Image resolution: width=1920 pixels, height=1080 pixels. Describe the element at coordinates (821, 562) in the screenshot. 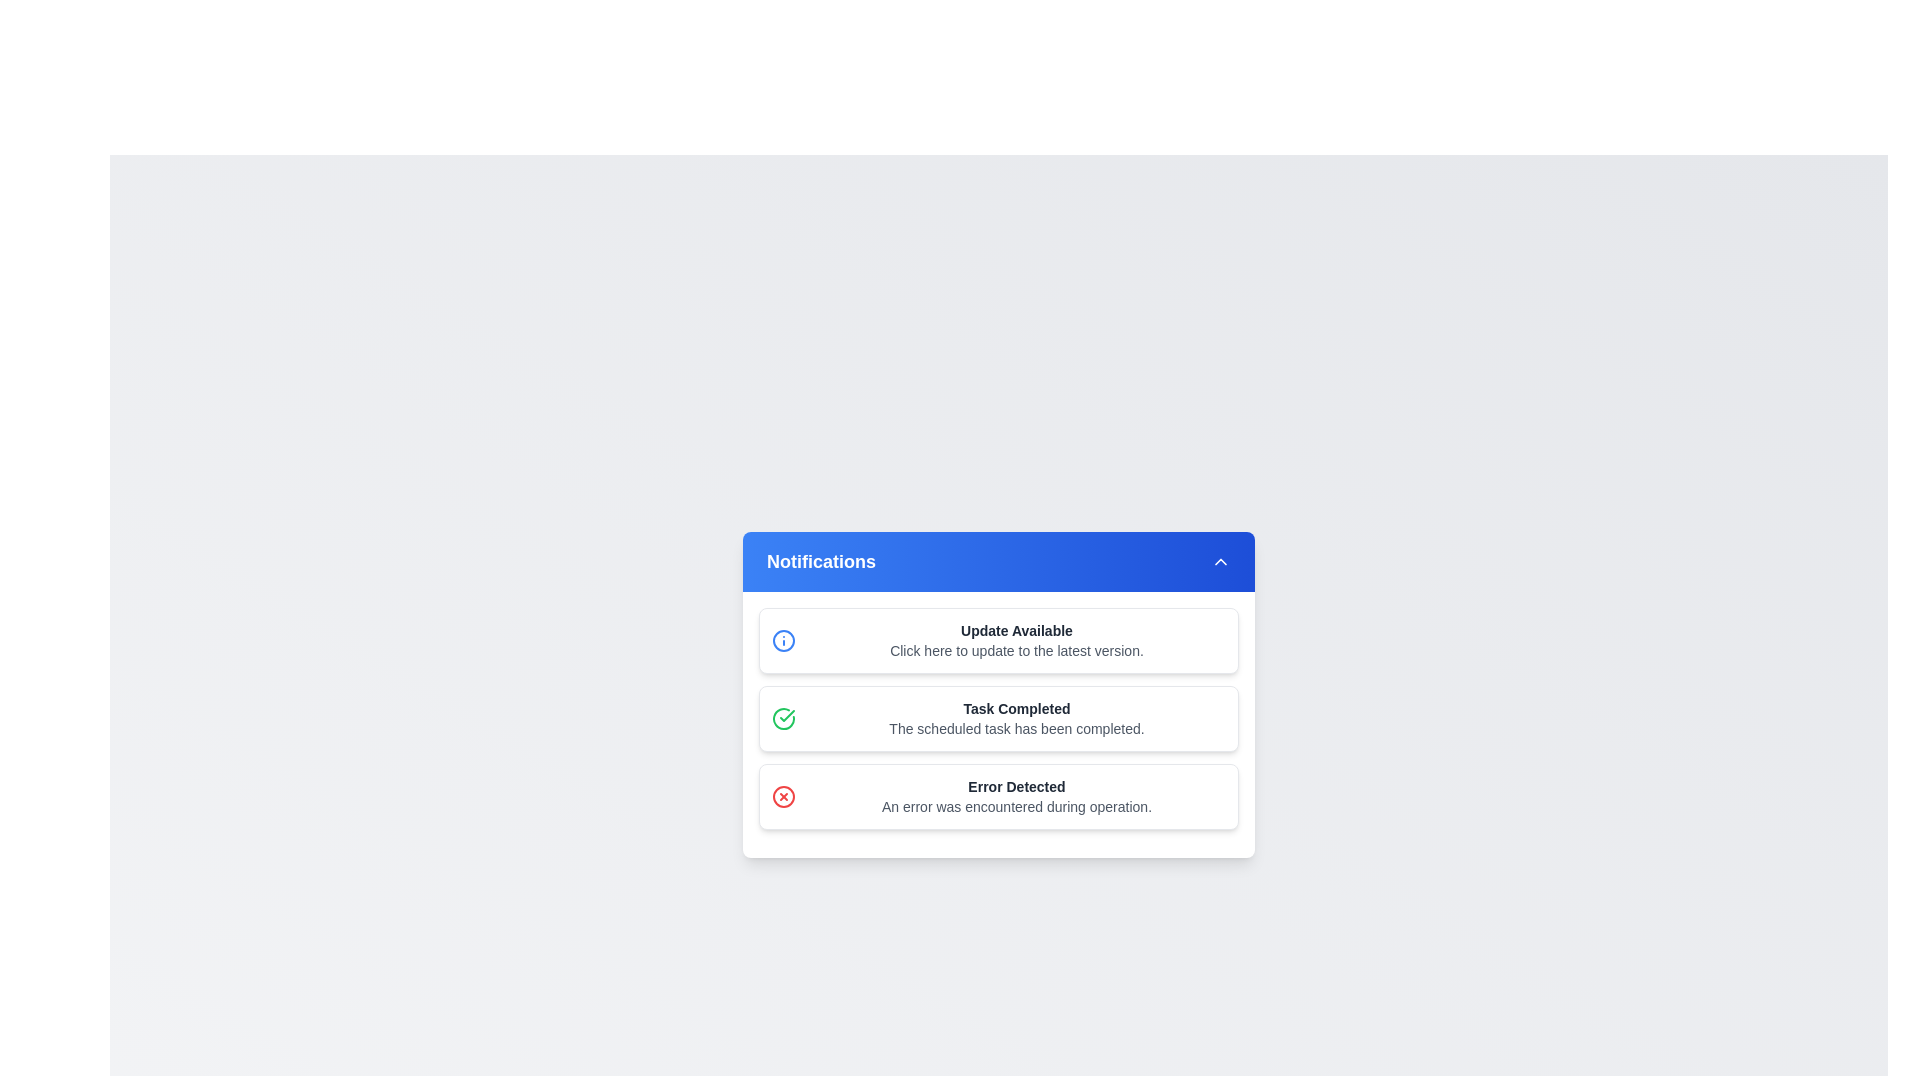

I see `text from the Notifications text label, which is displayed in a bold, large font on a blue gradient background in the header area` at that location.